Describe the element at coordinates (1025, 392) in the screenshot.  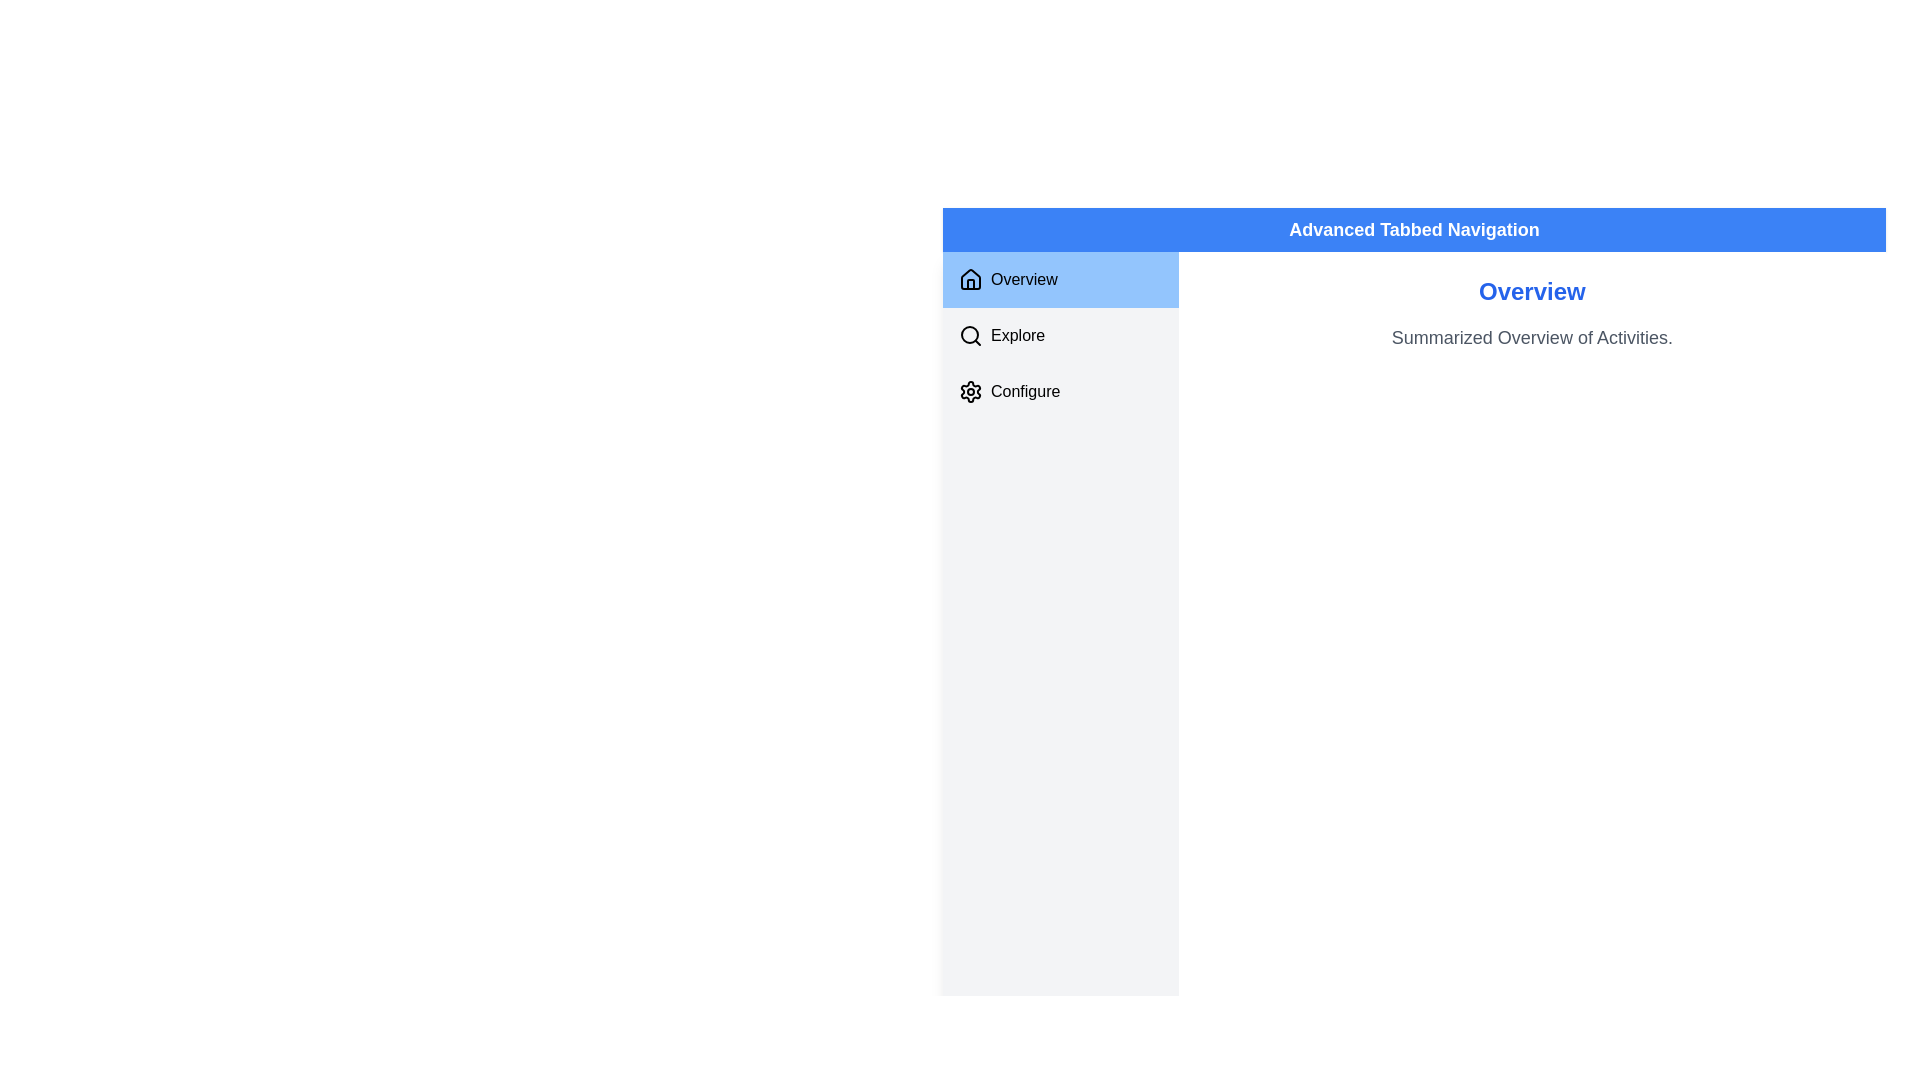
I see `the text label for the configuration settings located to the right of the gear icon in the sidebar menu` at that location.